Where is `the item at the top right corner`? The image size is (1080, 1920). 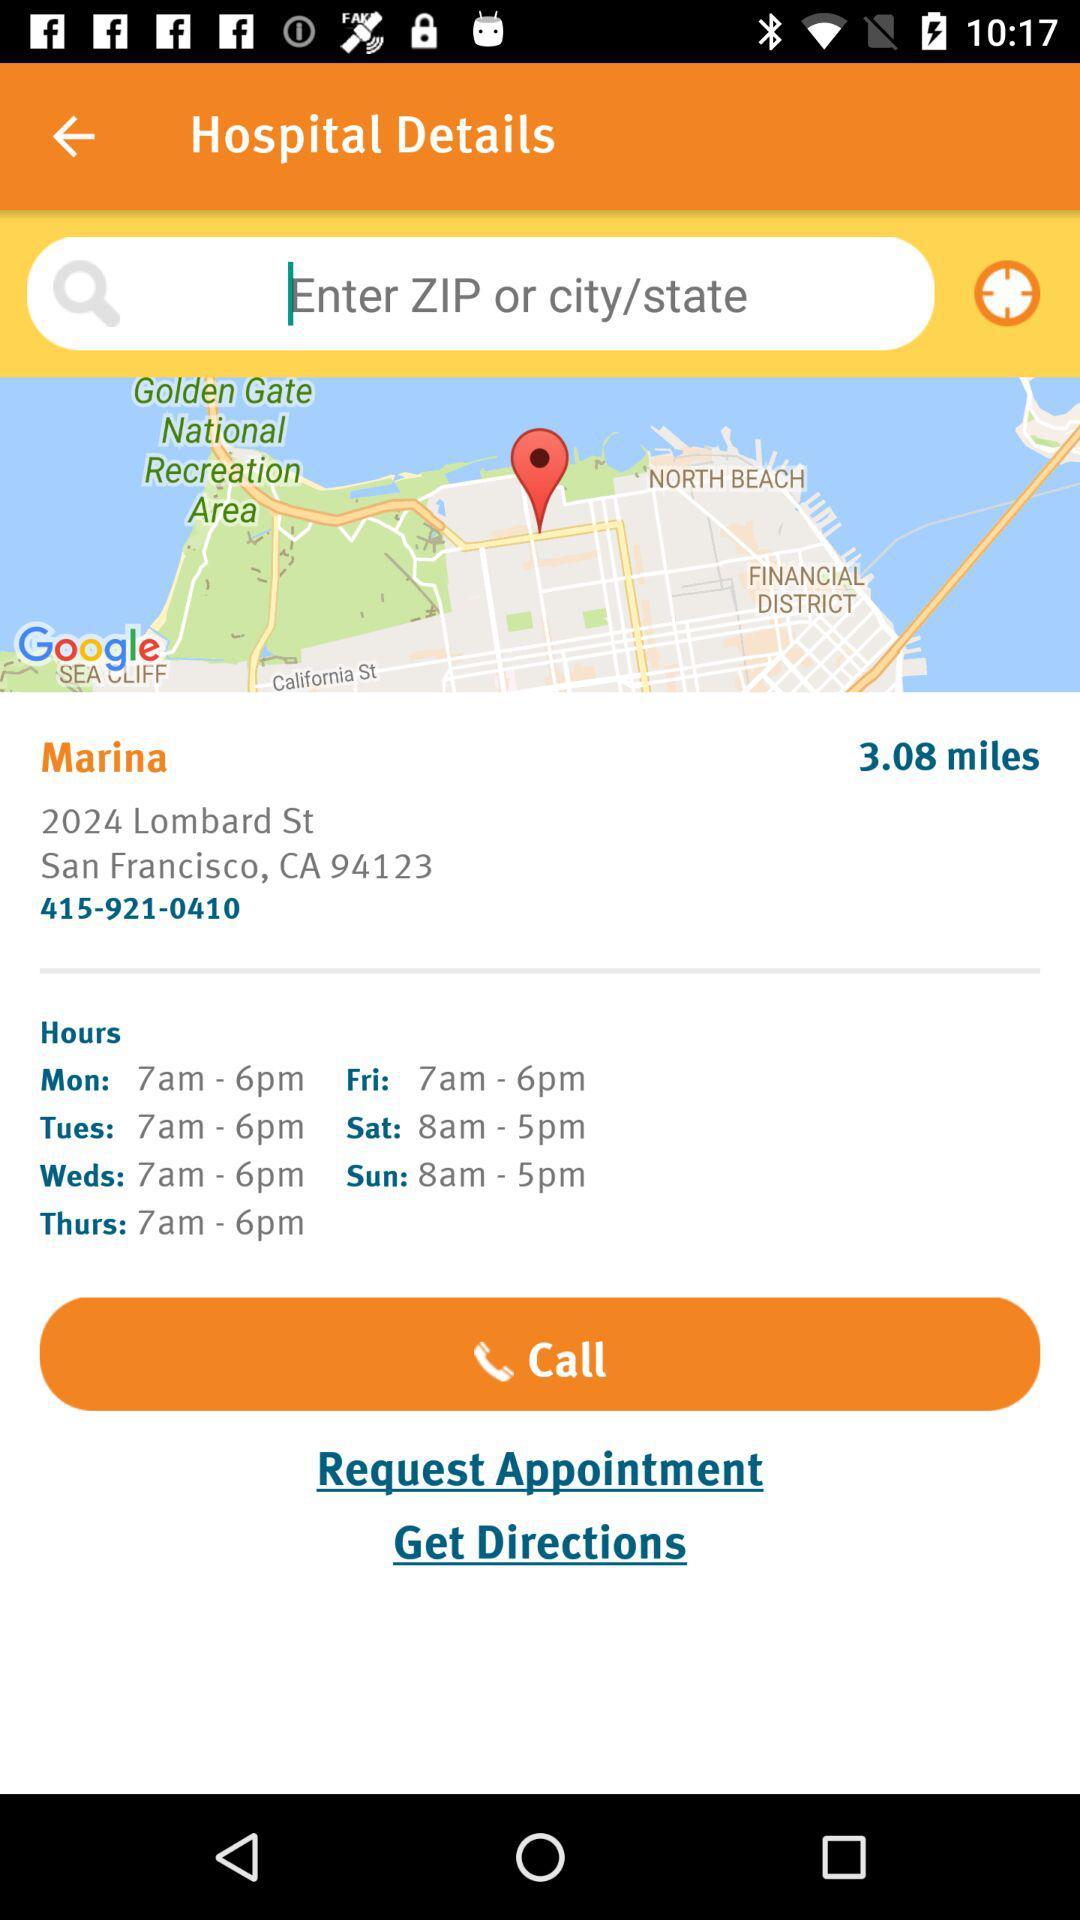
the item at the top right corner is located at coordinates (1007, 292).